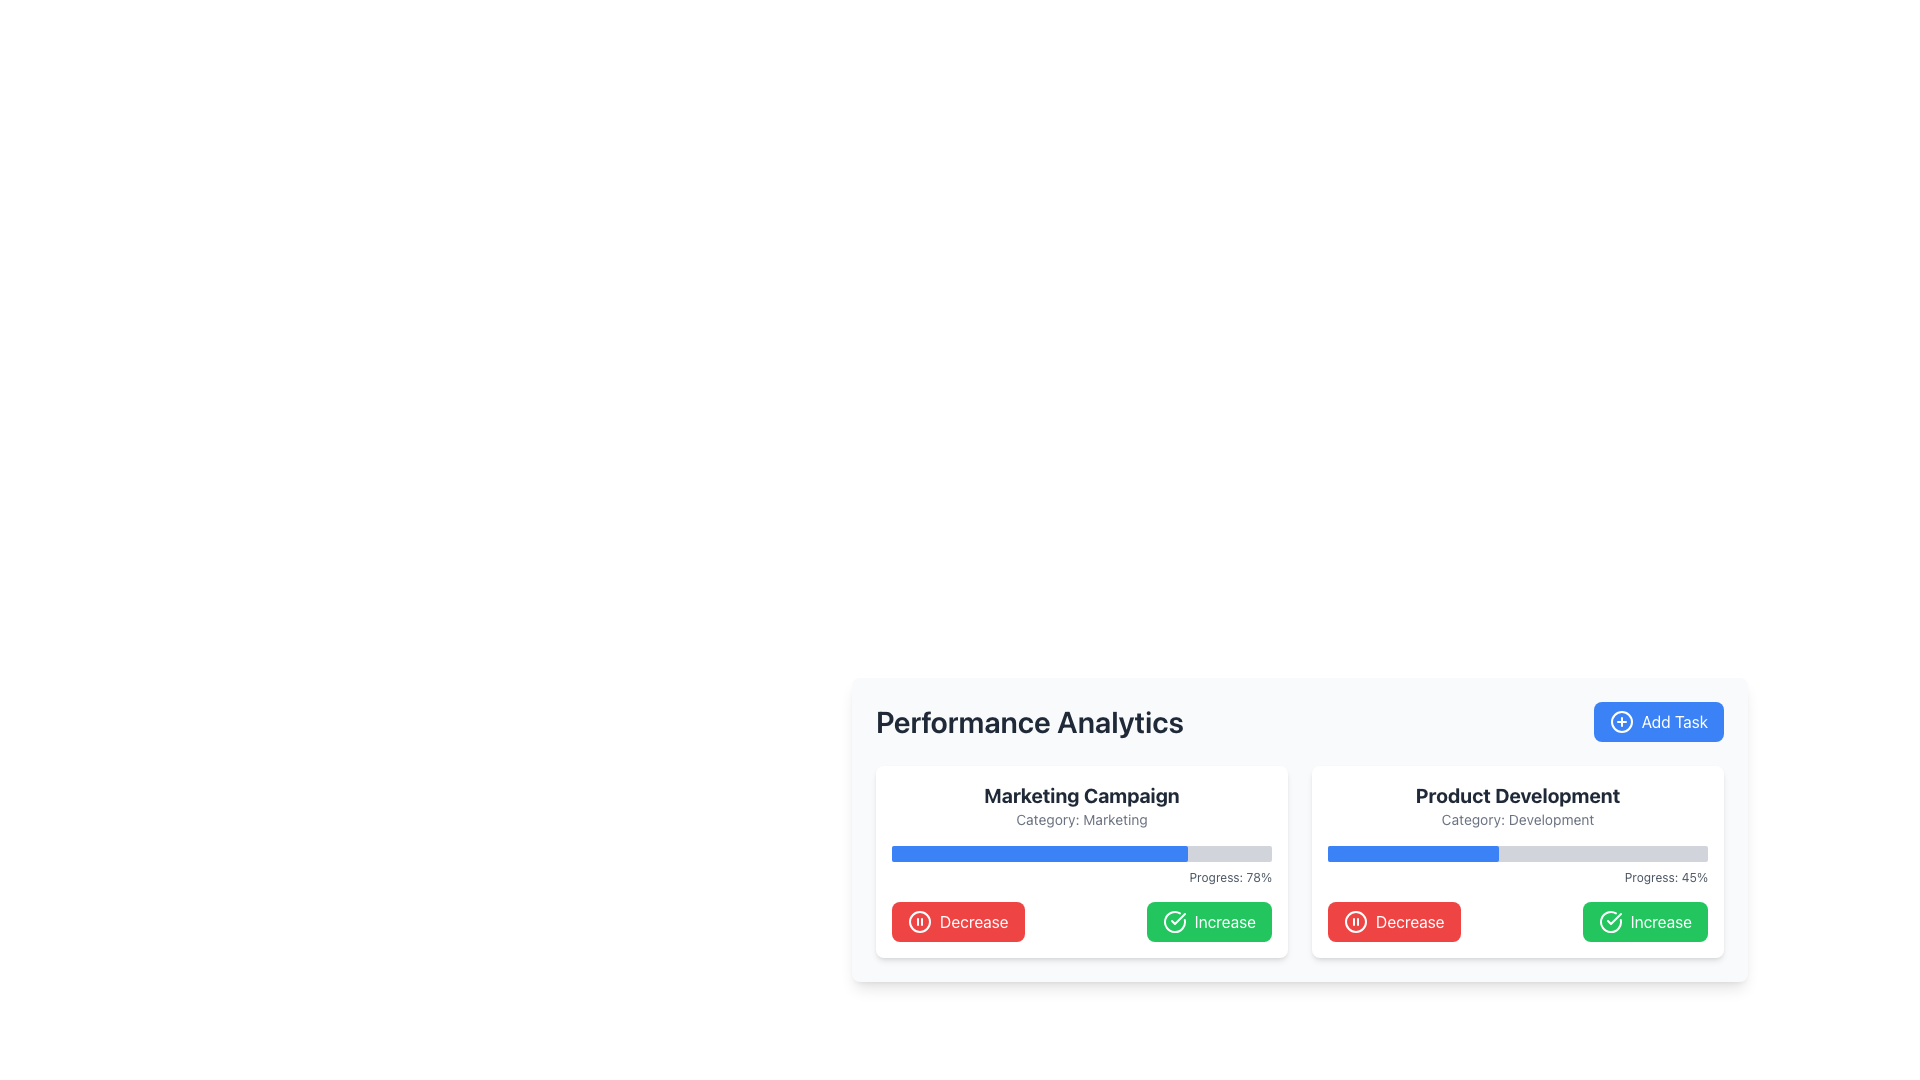 Image resolution: width=1920 pixels, height=1080 pixels. What do you see at coordinates (1517, 921) in the screenshot?
I see `the interactive buttons labeled 'Decrease' and 'Increase' at the bottom of the 'Product Development' card` at bounding box center [1517, 921].